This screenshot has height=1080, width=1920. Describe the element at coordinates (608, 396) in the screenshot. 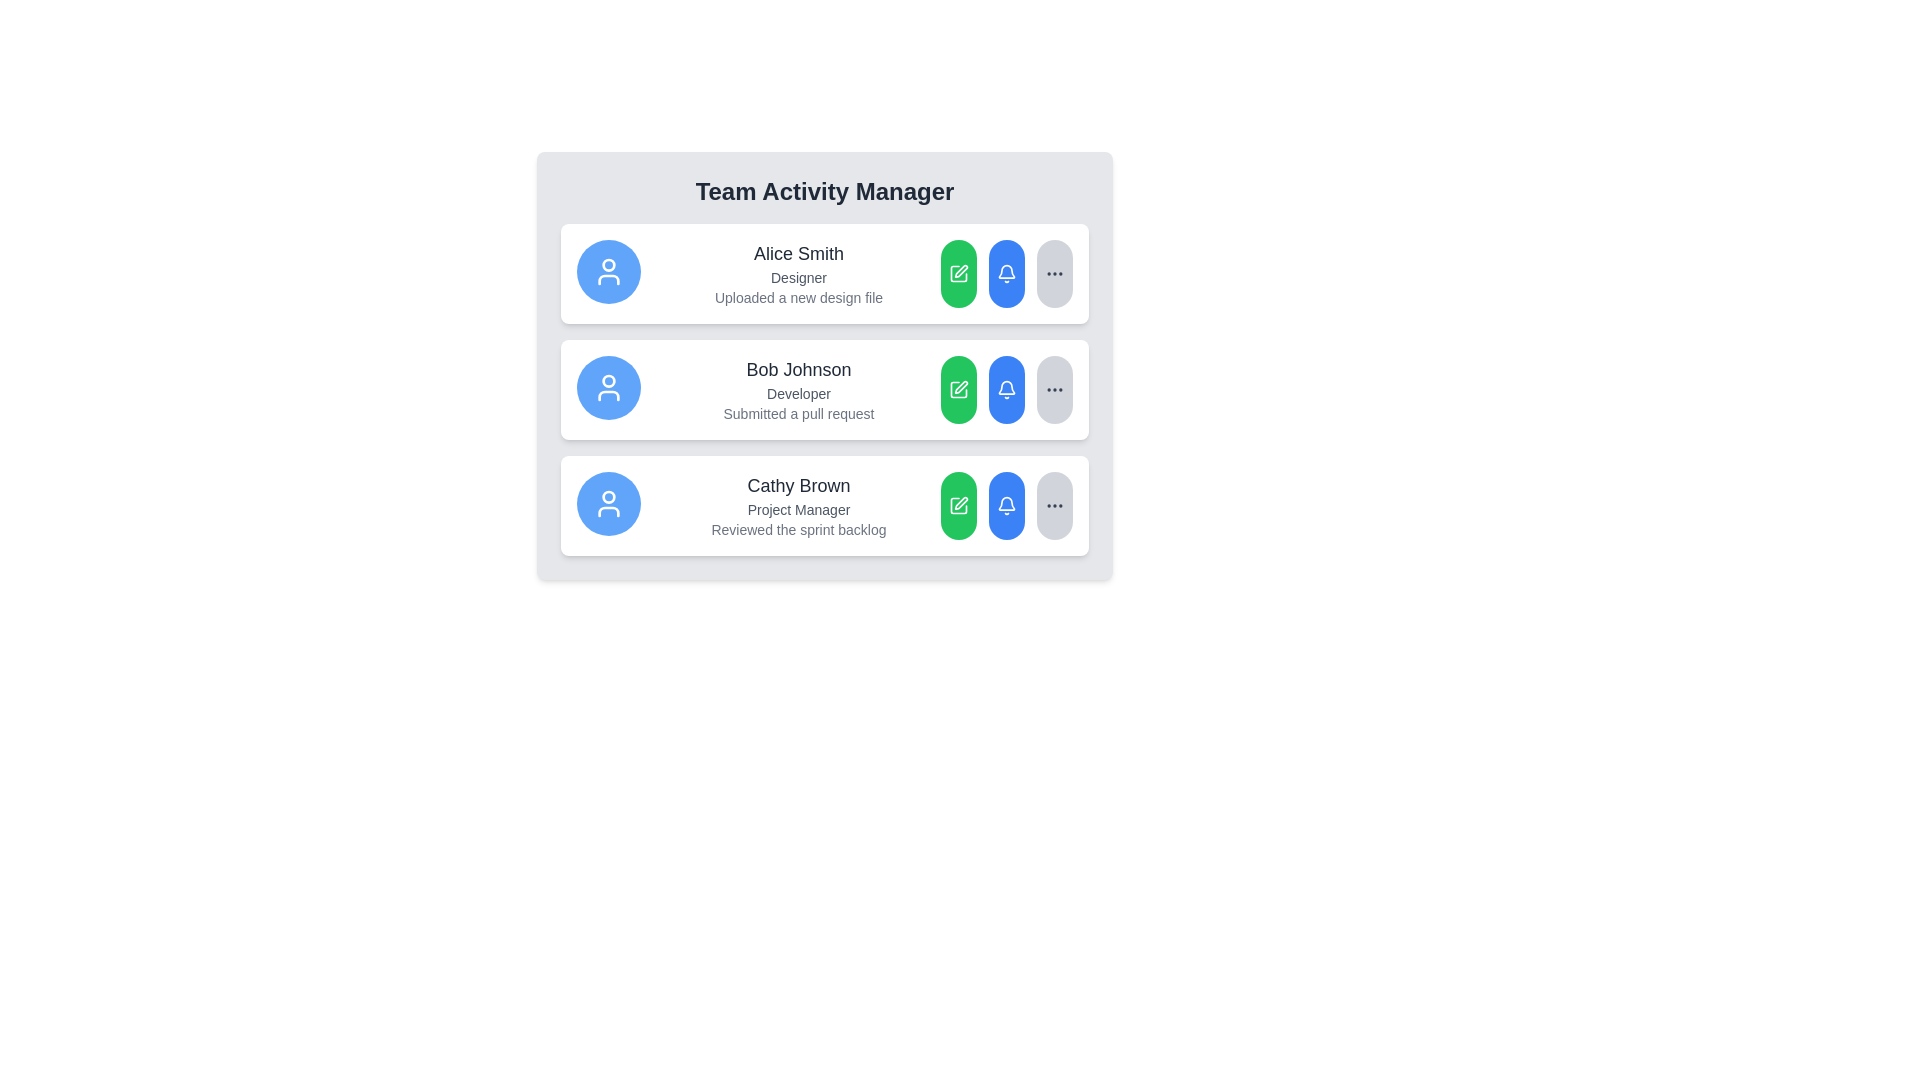

I see `the user profile avatar icon for 'Bob Johnson' in the 'Team Activity Manager' panel, which consists of a torso shape and a head` at that location.